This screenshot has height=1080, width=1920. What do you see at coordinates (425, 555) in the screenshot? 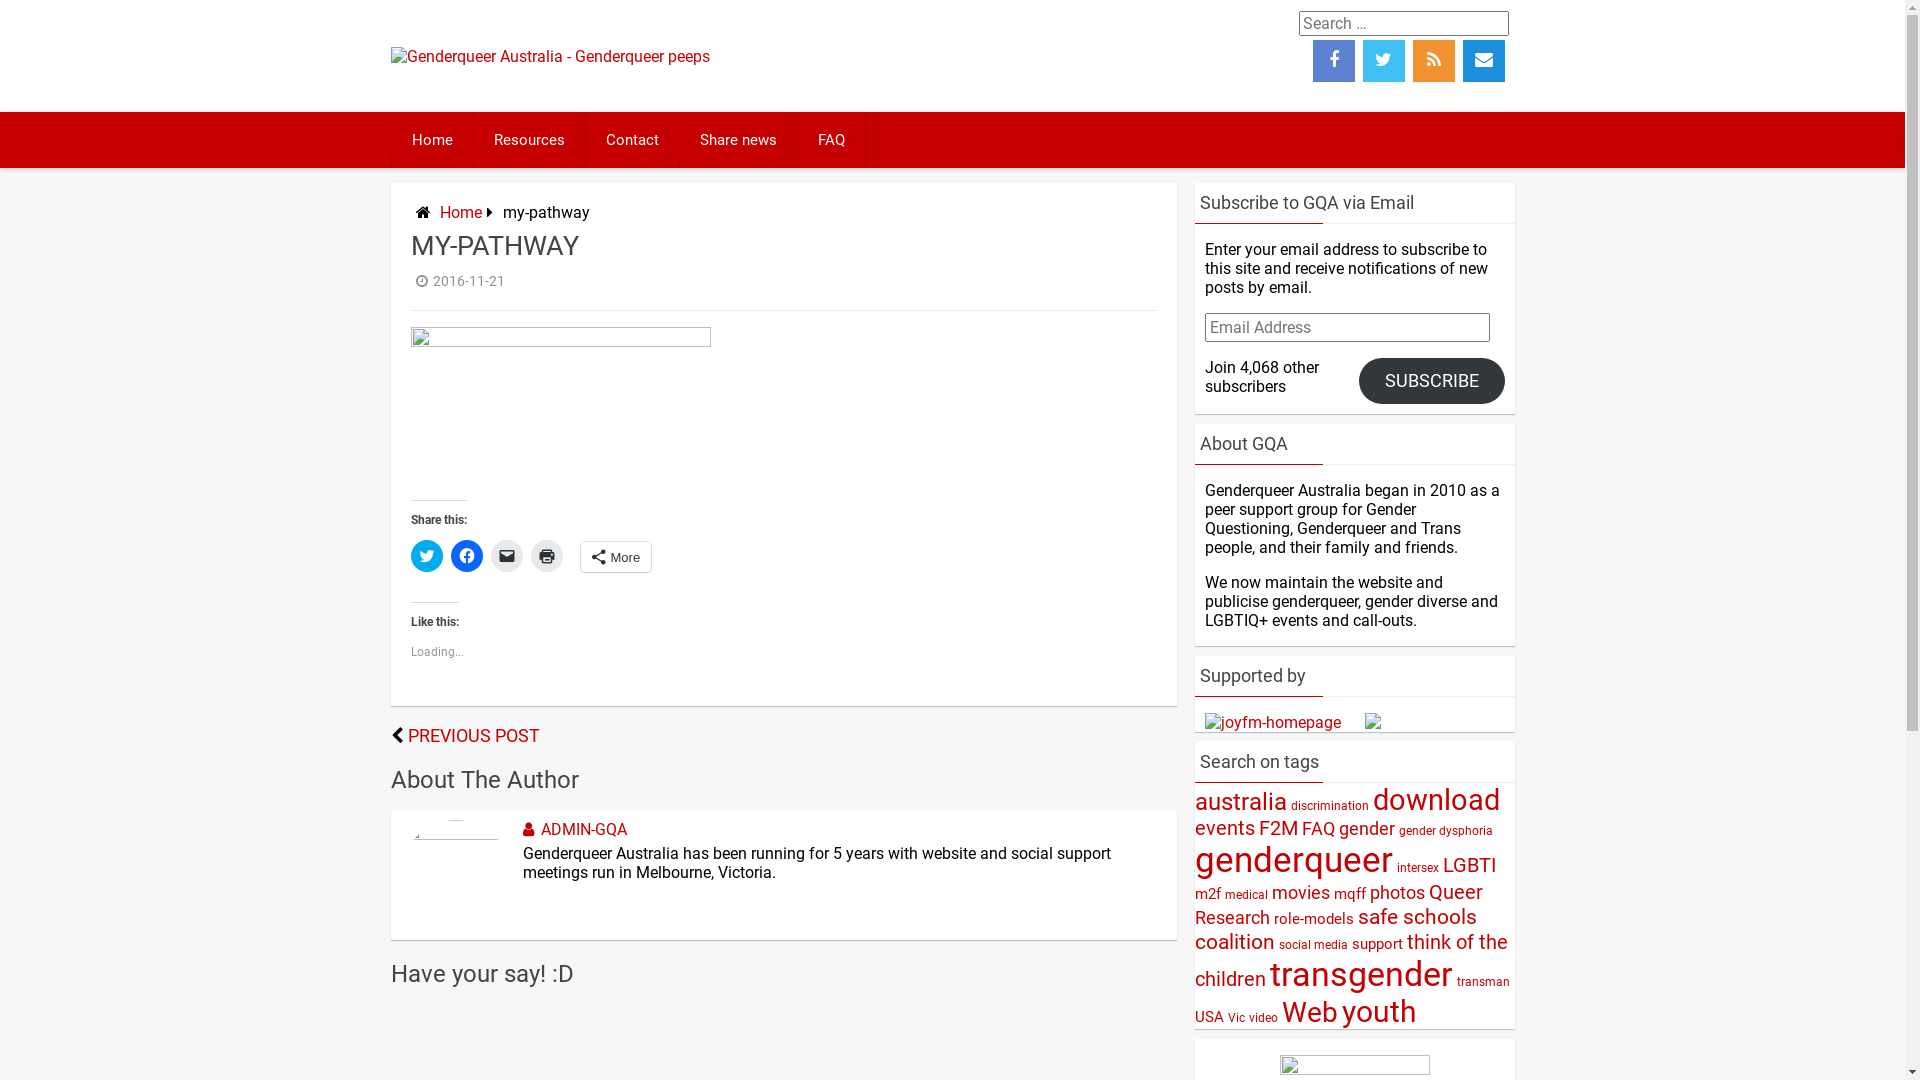
I see `'Click to share on Twitter (Opens in new window)'` at bounding box center [425, 555].